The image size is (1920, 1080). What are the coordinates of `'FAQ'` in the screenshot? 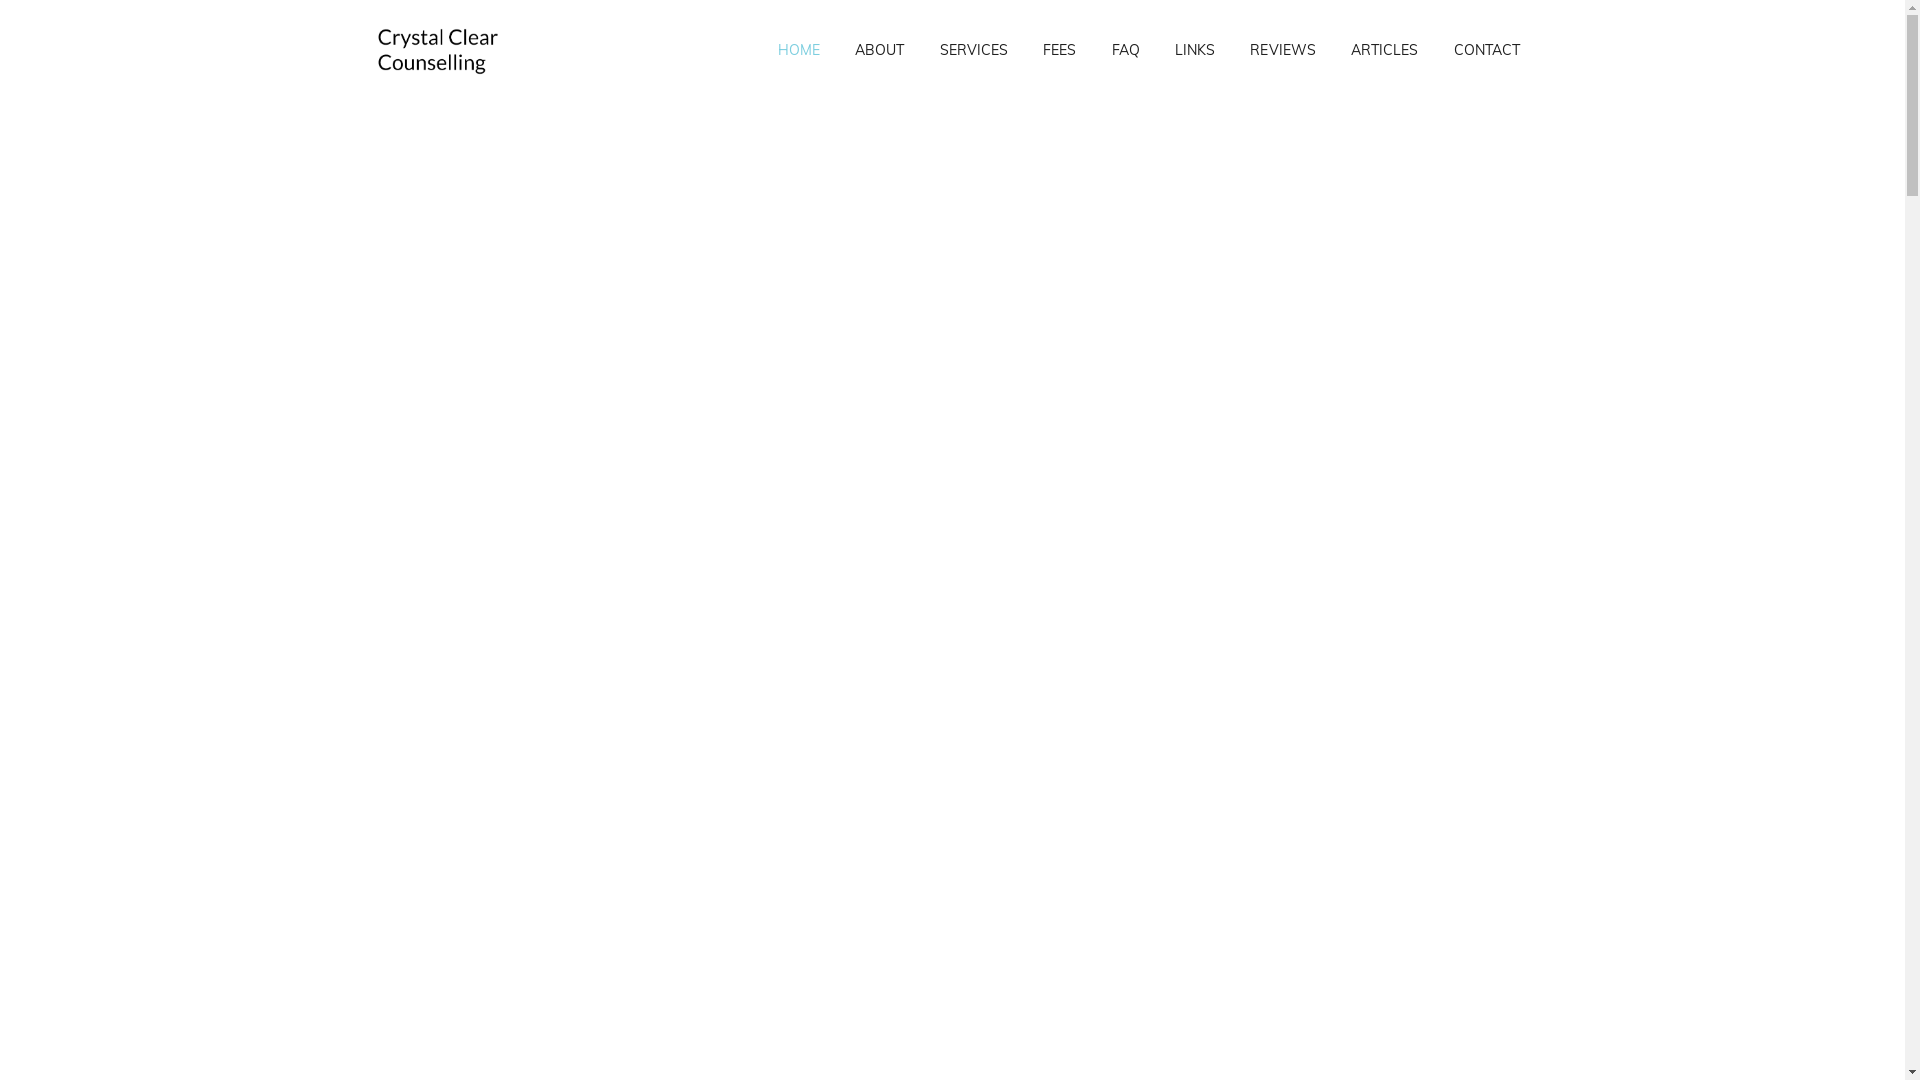 It's located at (1125, 49).